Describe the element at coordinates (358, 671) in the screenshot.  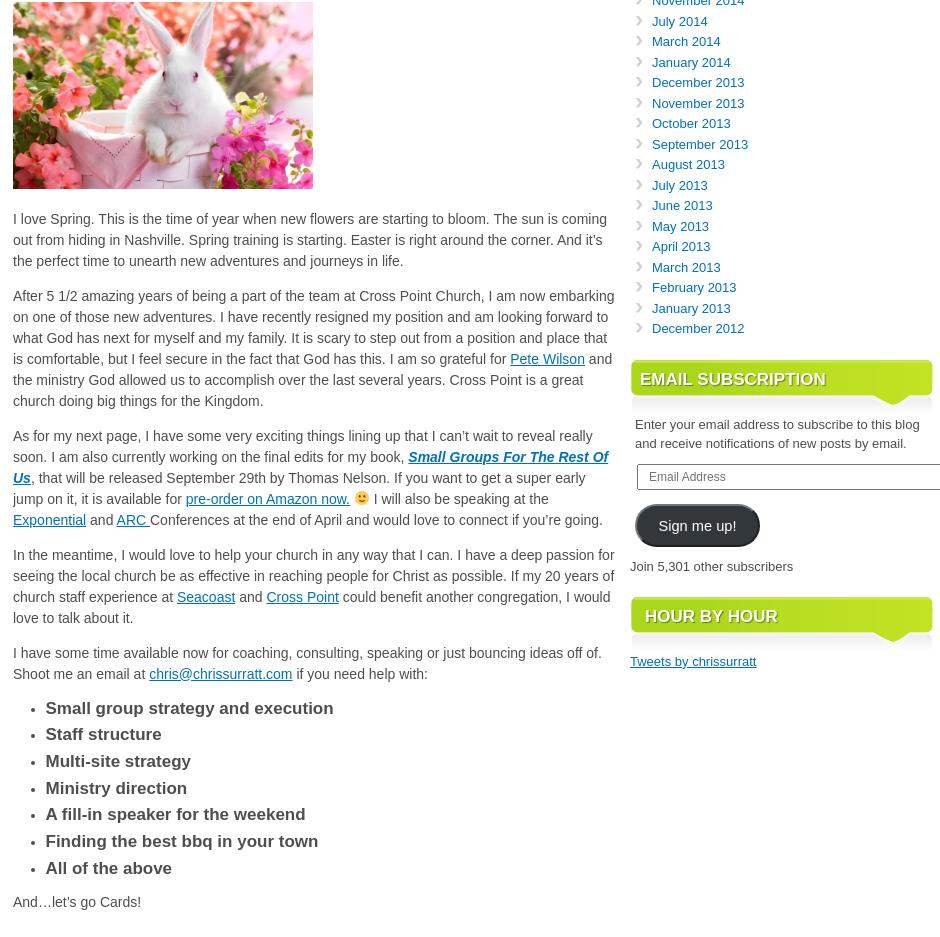
I see `'if you need help with:'` at that location.